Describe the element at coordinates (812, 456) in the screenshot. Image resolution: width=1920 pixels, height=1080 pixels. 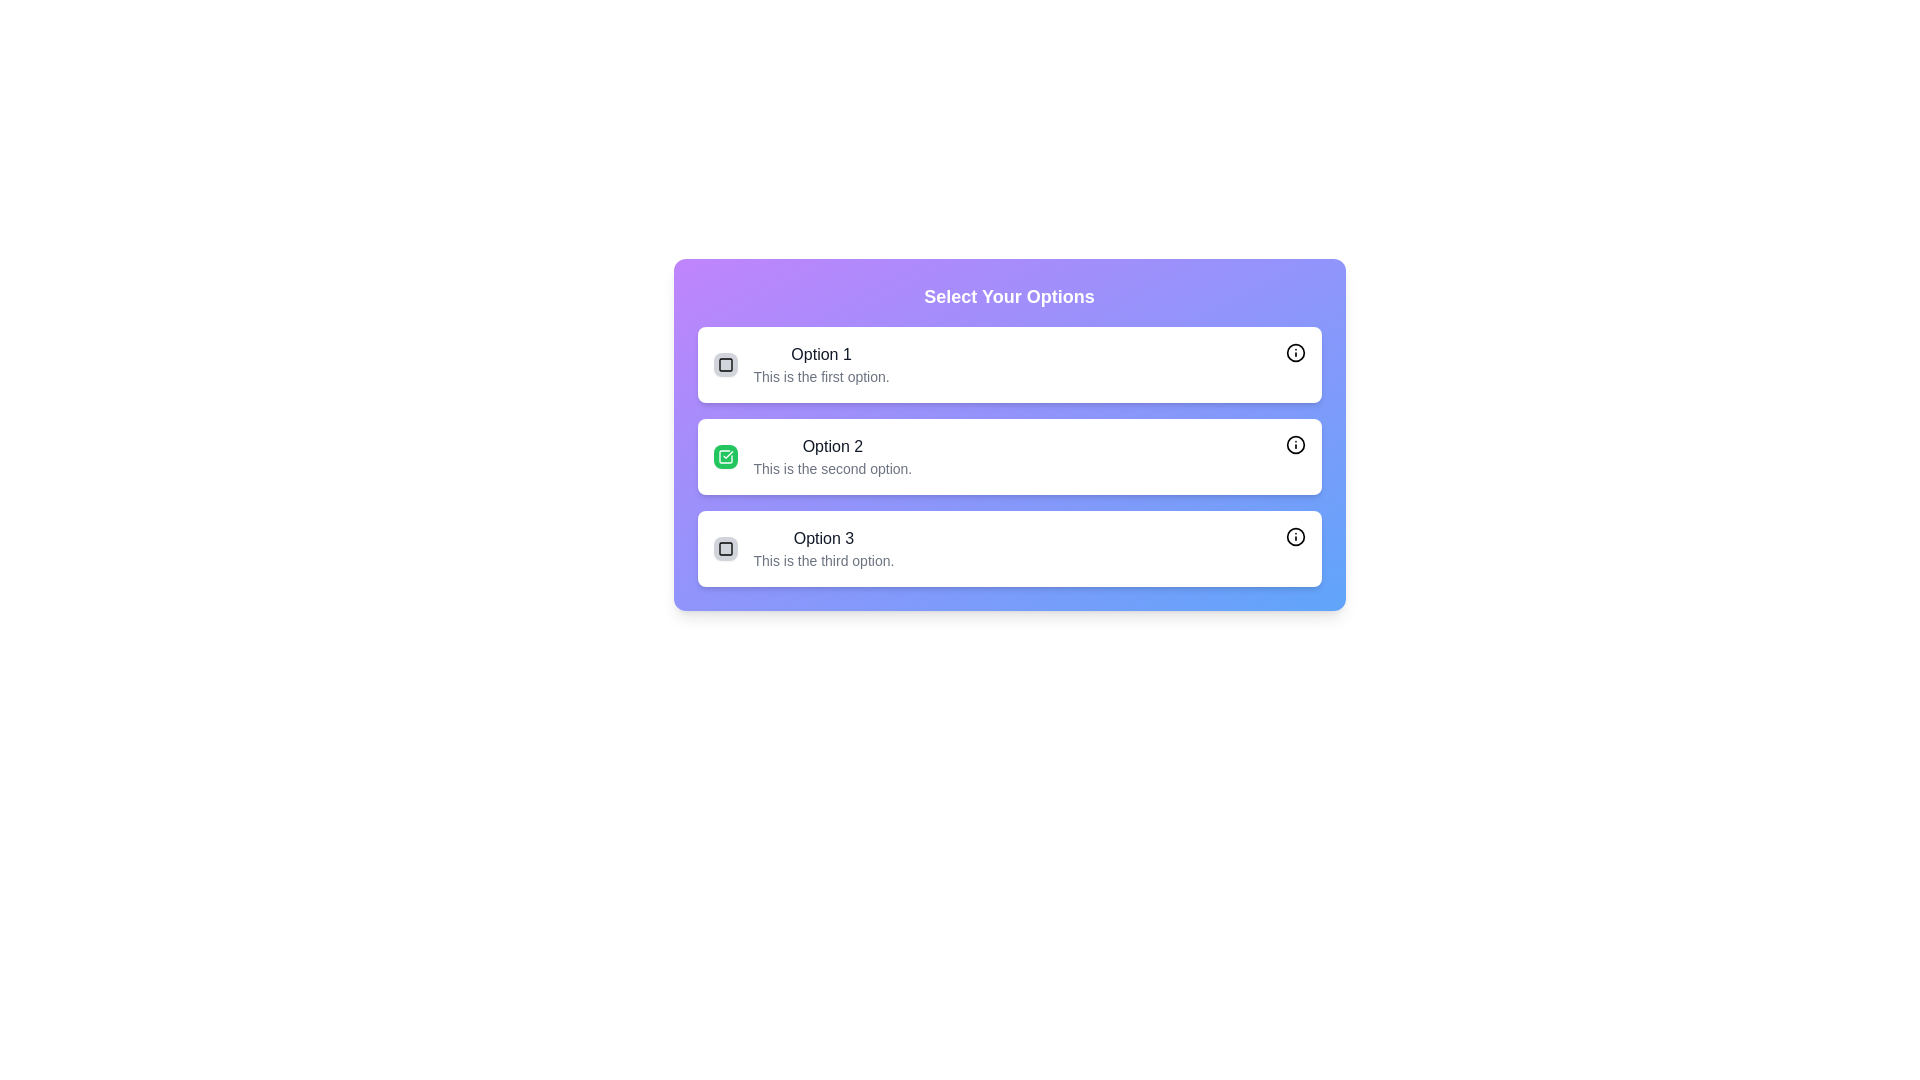
I see `textual description of the selected list item 'Option 2', which is indicated by a green checkmark icon` at that location.